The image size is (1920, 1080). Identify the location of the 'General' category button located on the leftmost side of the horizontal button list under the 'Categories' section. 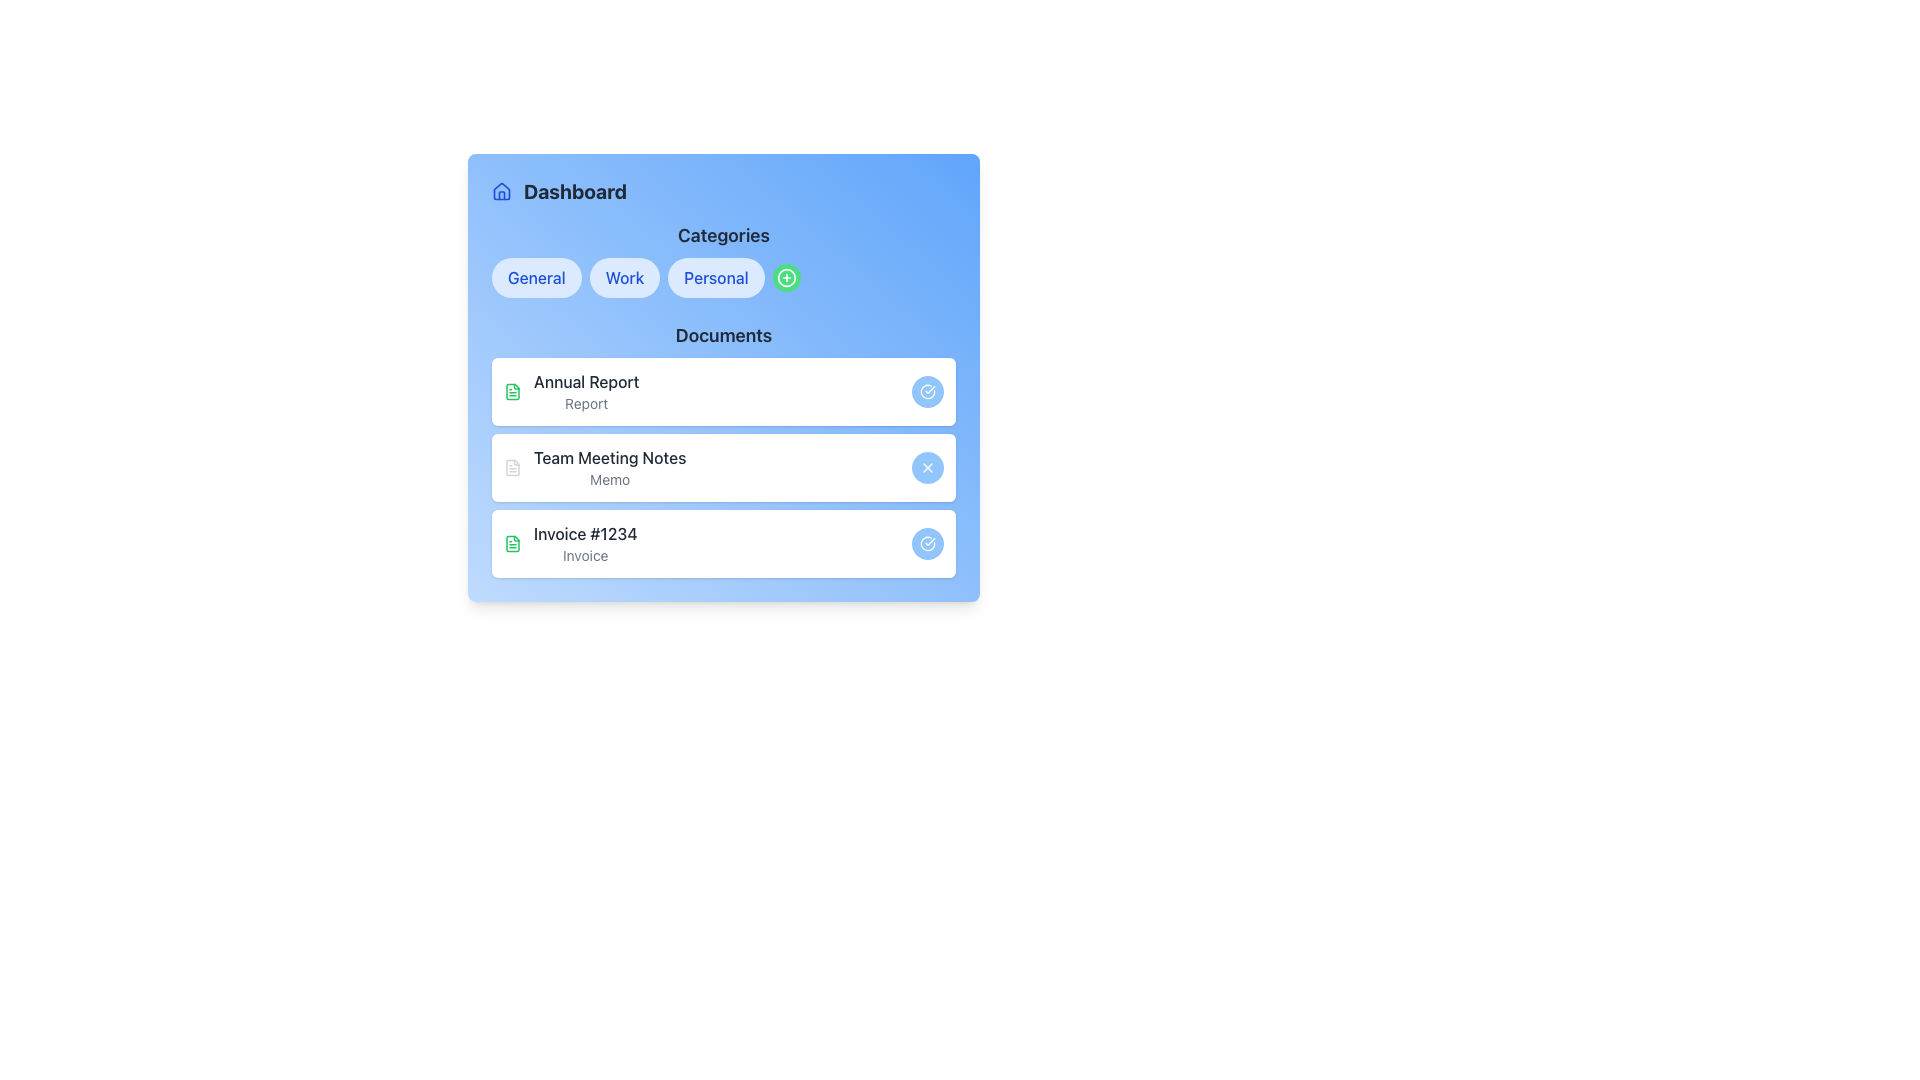
(536, 277).